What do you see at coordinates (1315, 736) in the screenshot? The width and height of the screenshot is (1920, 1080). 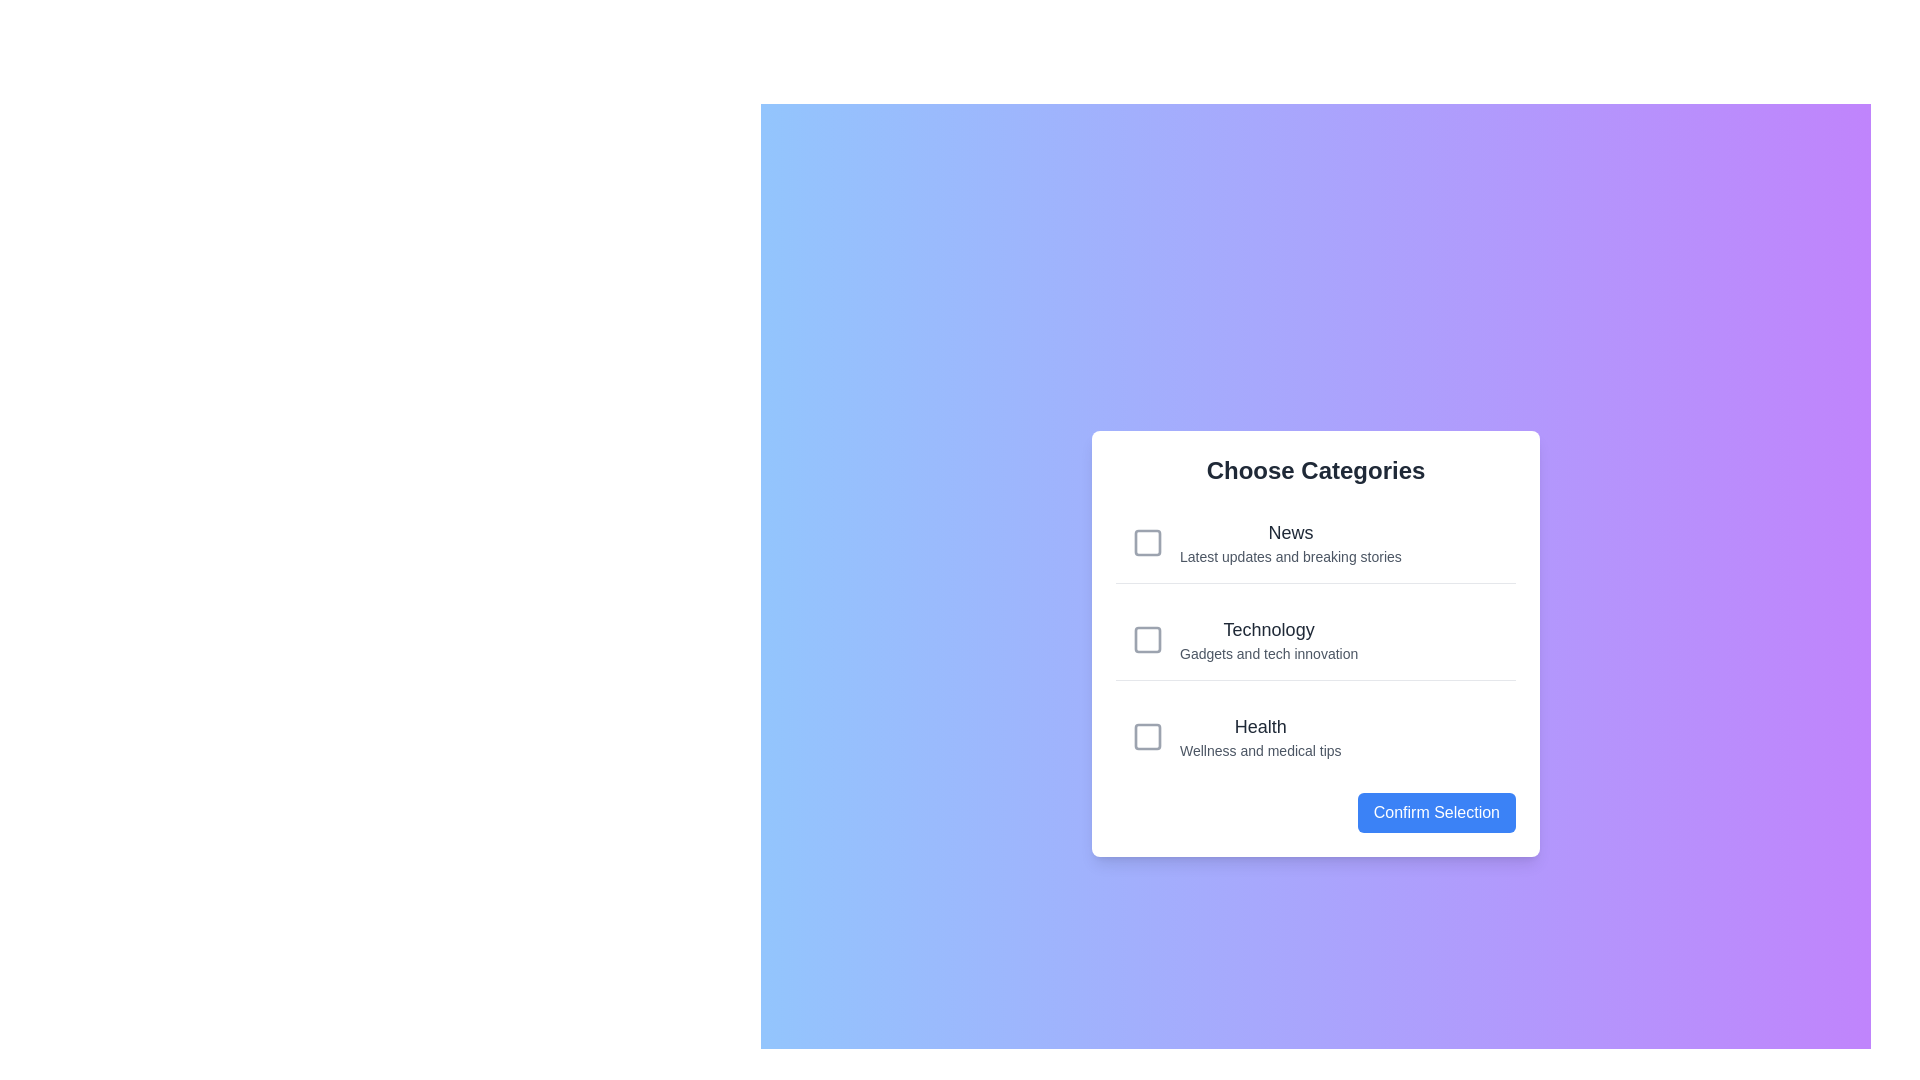 I see `the category Health to toggle its selection state` at bounding box center [1315, 736].